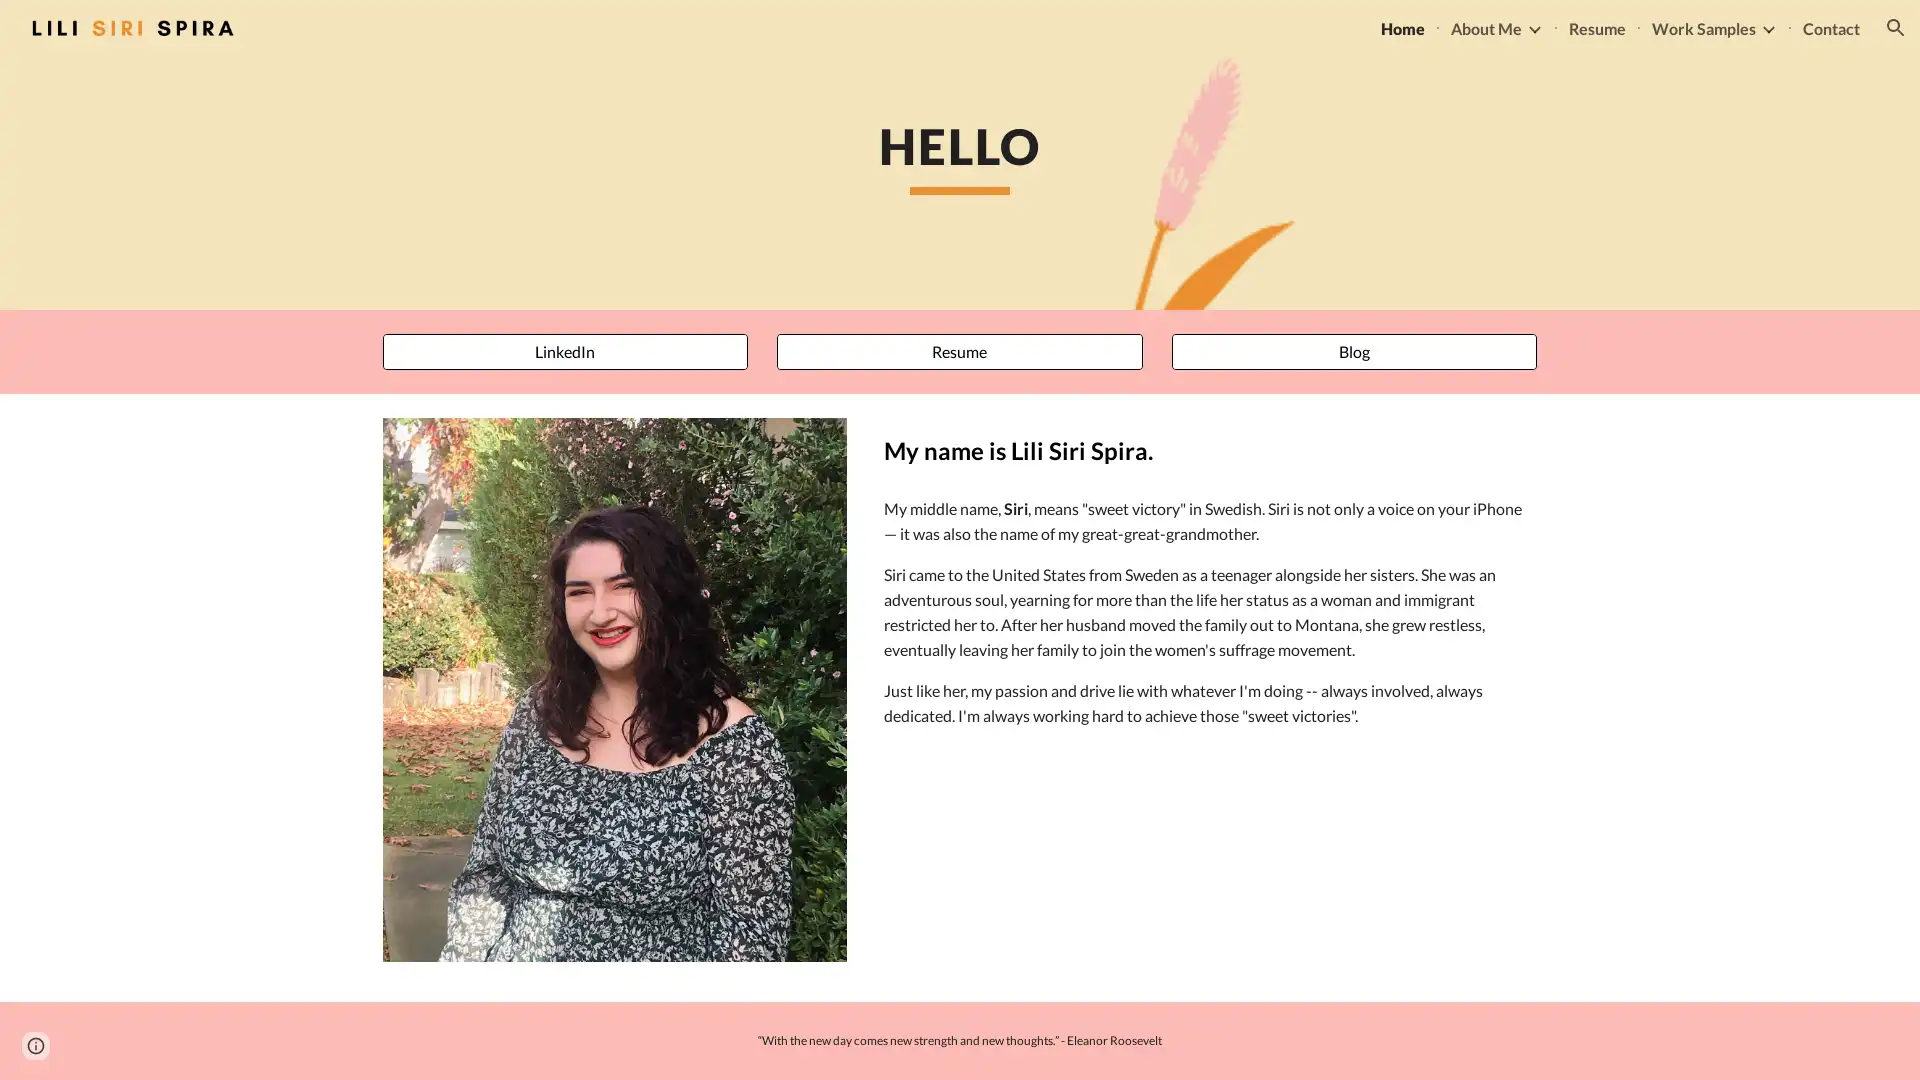 This screenshot has width=1920, height=1080. Describe the element at coordinates (1176, 450) in the screenshot. I see `Copy heading link` at that location.